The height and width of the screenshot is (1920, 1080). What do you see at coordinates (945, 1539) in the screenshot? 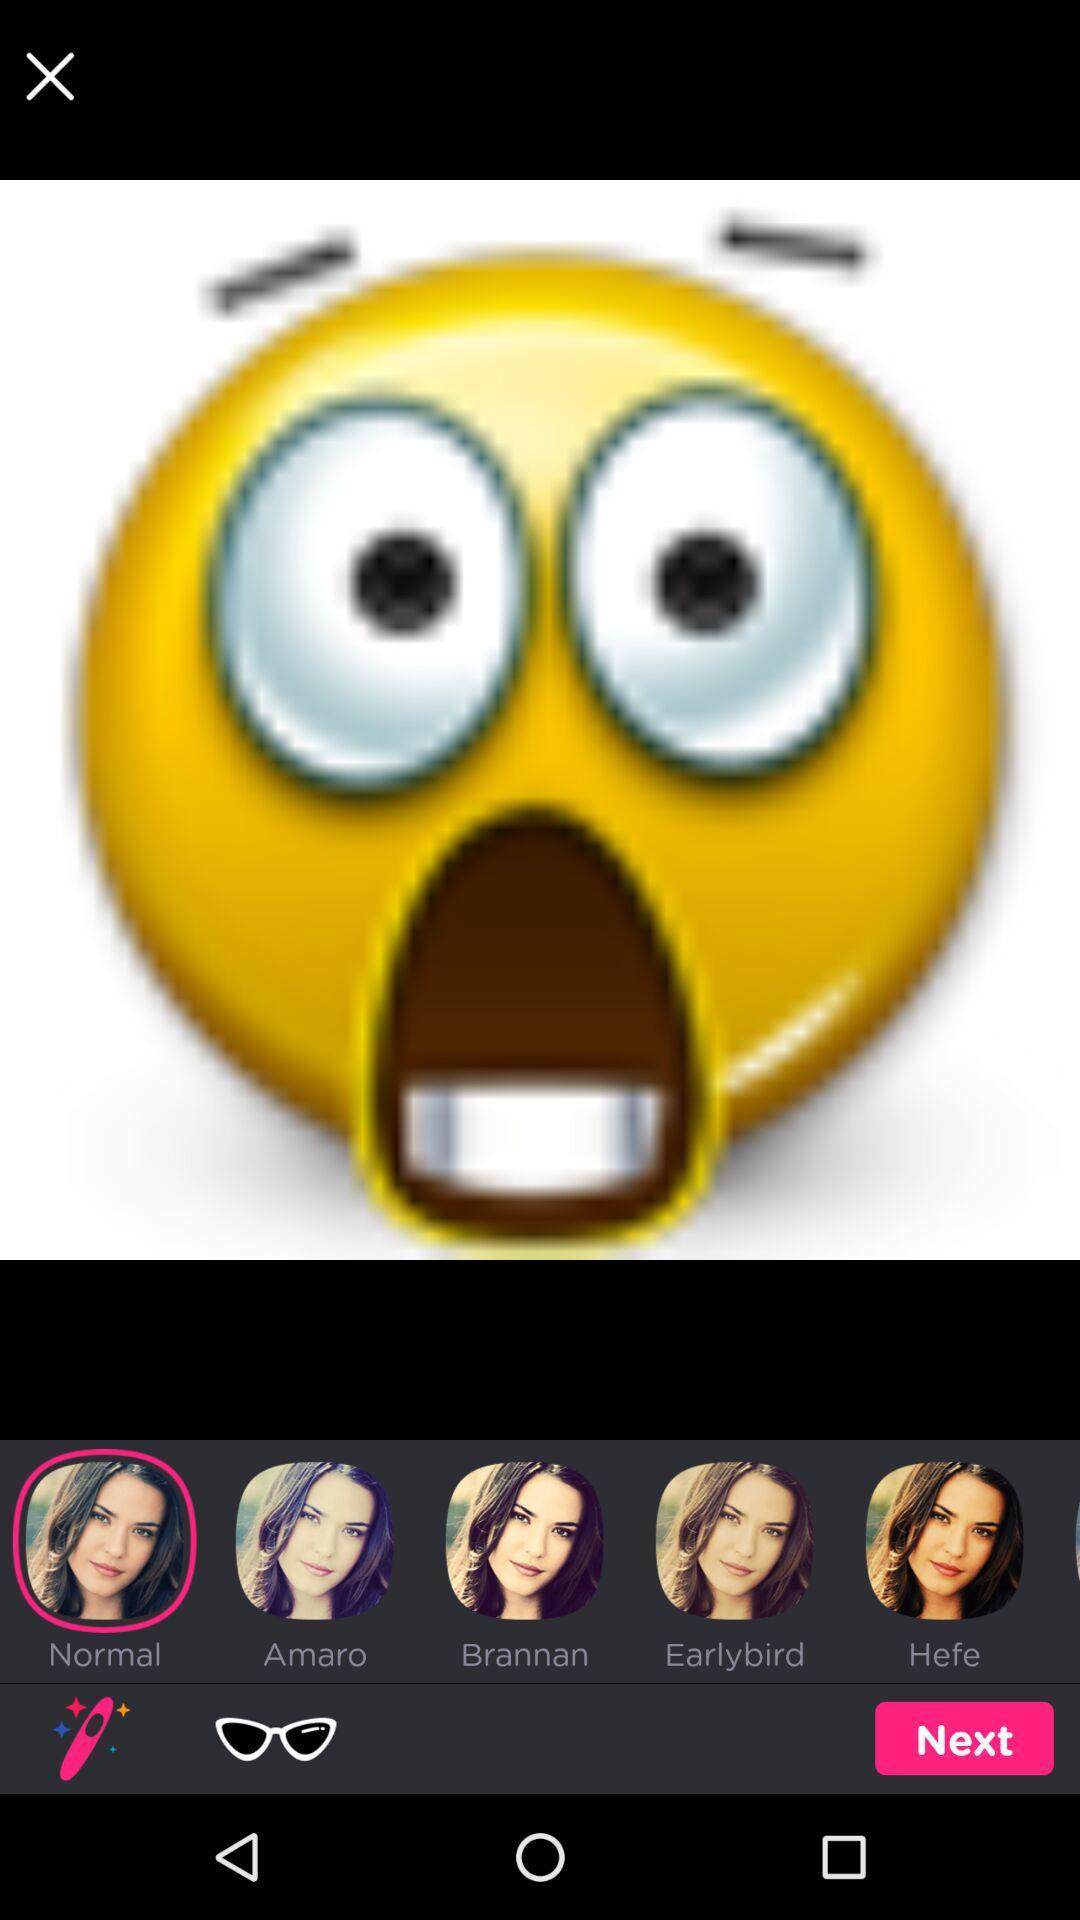
I see `the picture which is above the text hefe` at bounding box center [945, 1539].